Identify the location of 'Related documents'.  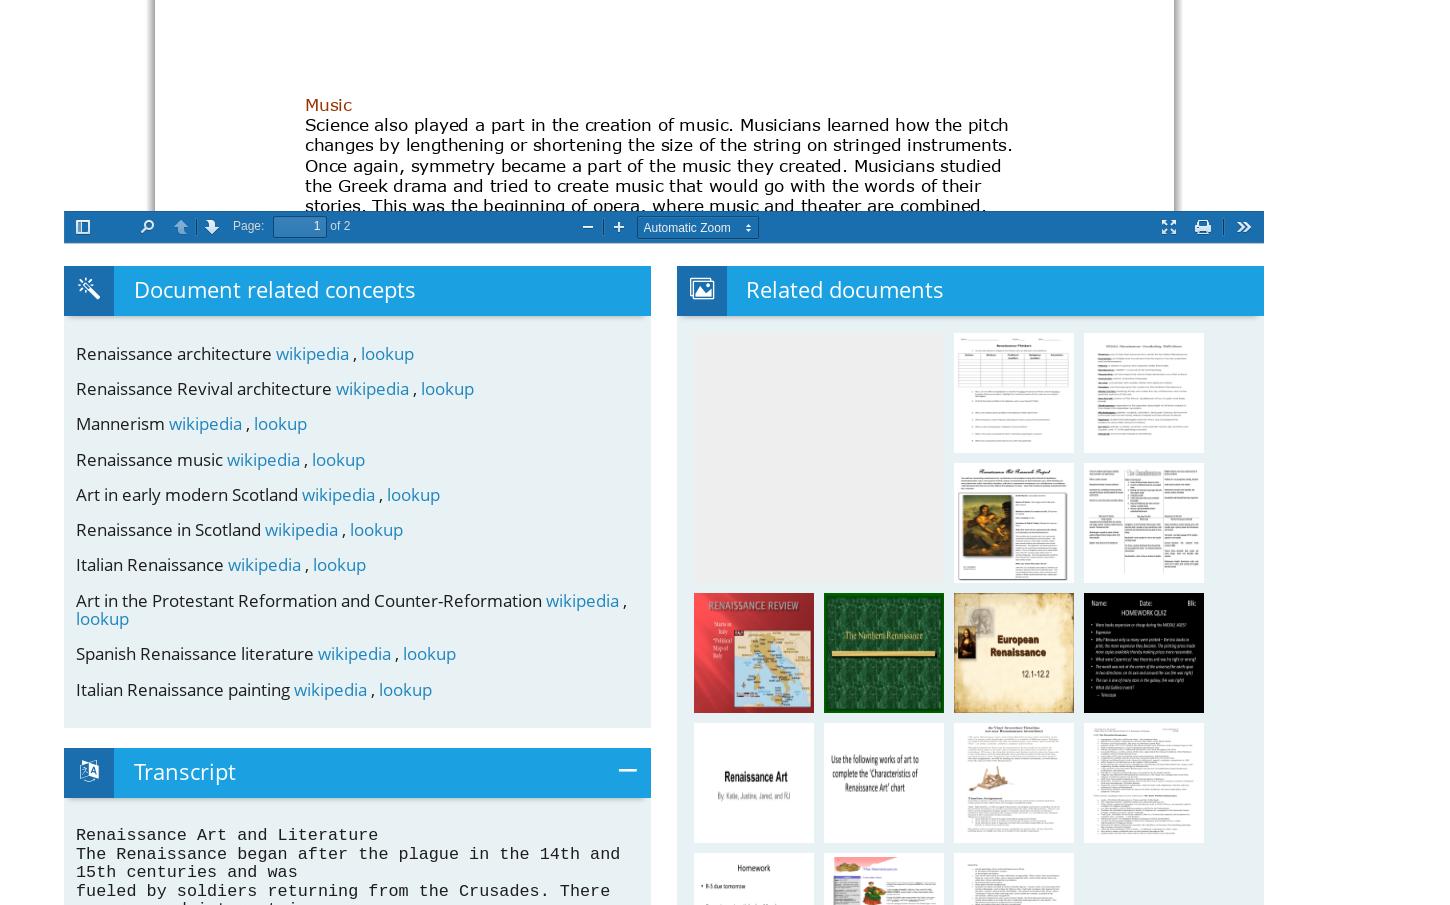
(845, 288).